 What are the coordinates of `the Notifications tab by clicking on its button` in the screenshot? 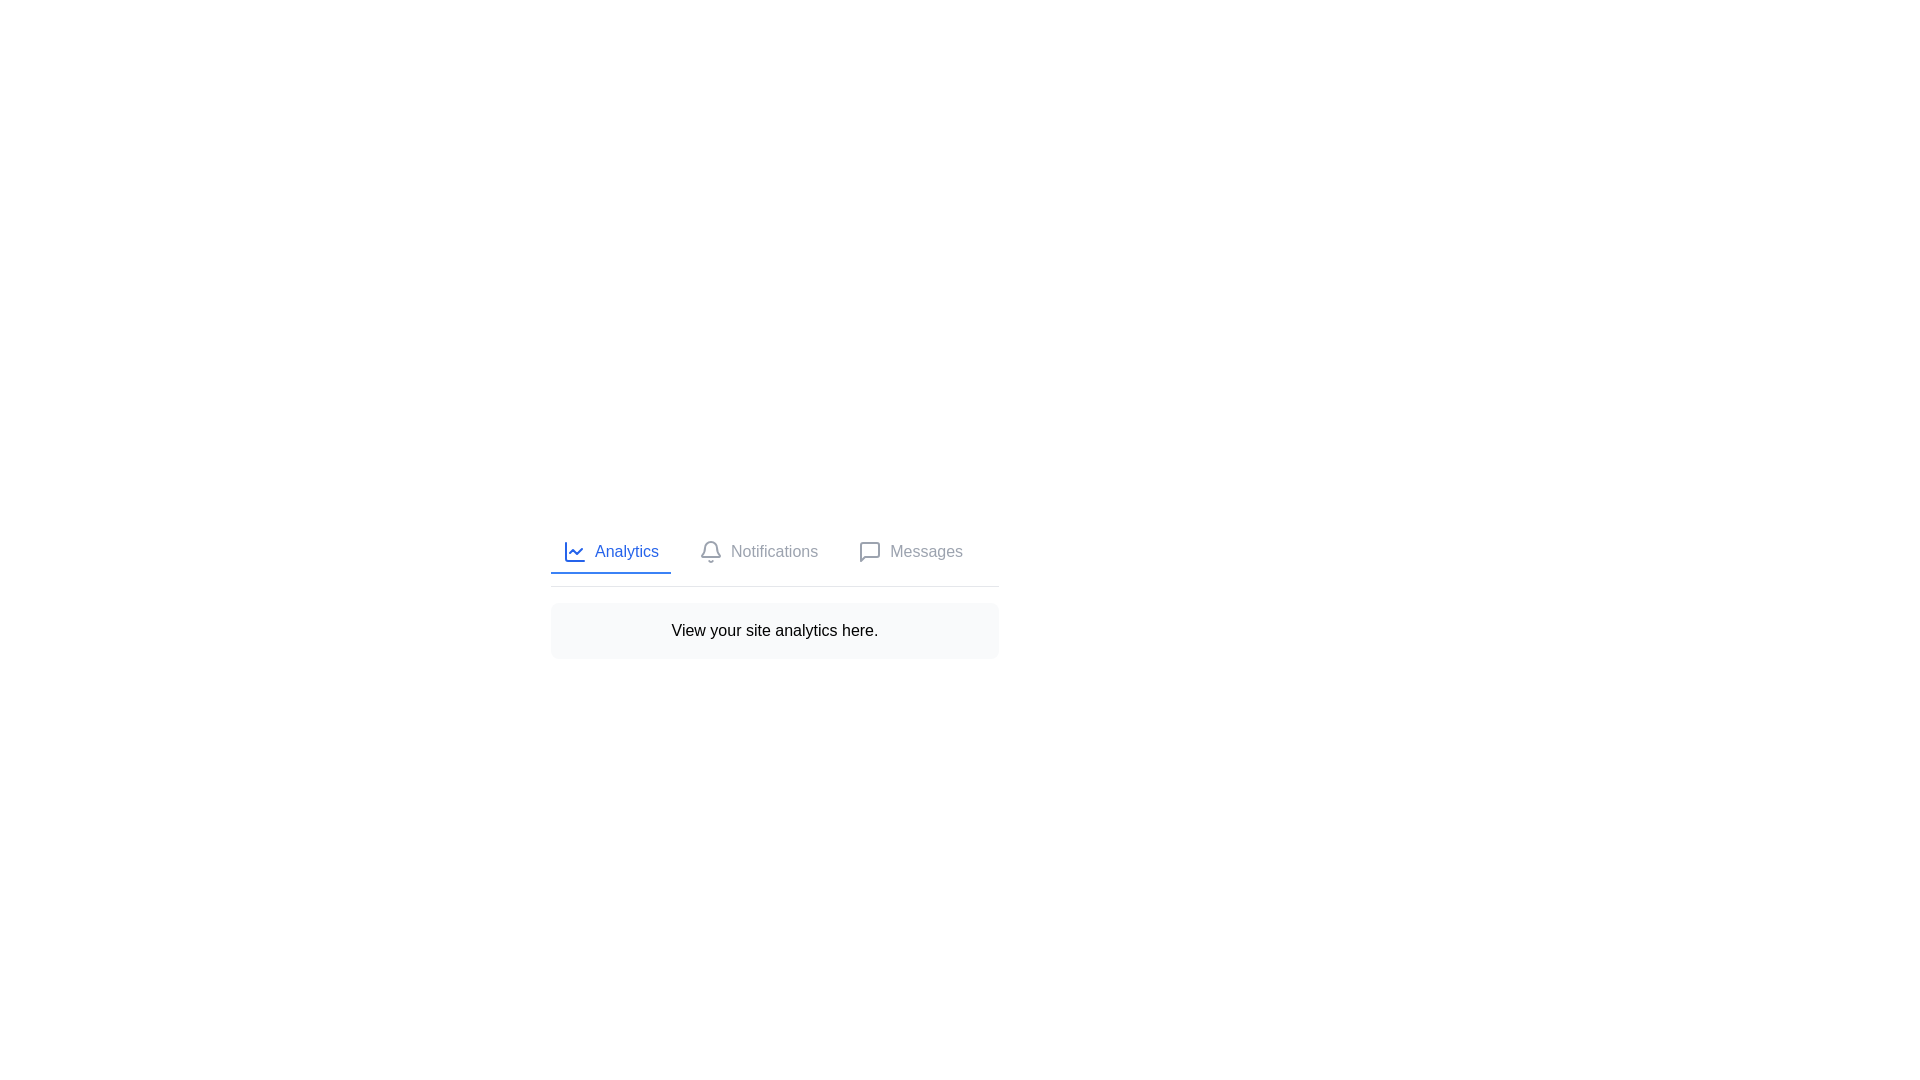 It's located at (757, 552).